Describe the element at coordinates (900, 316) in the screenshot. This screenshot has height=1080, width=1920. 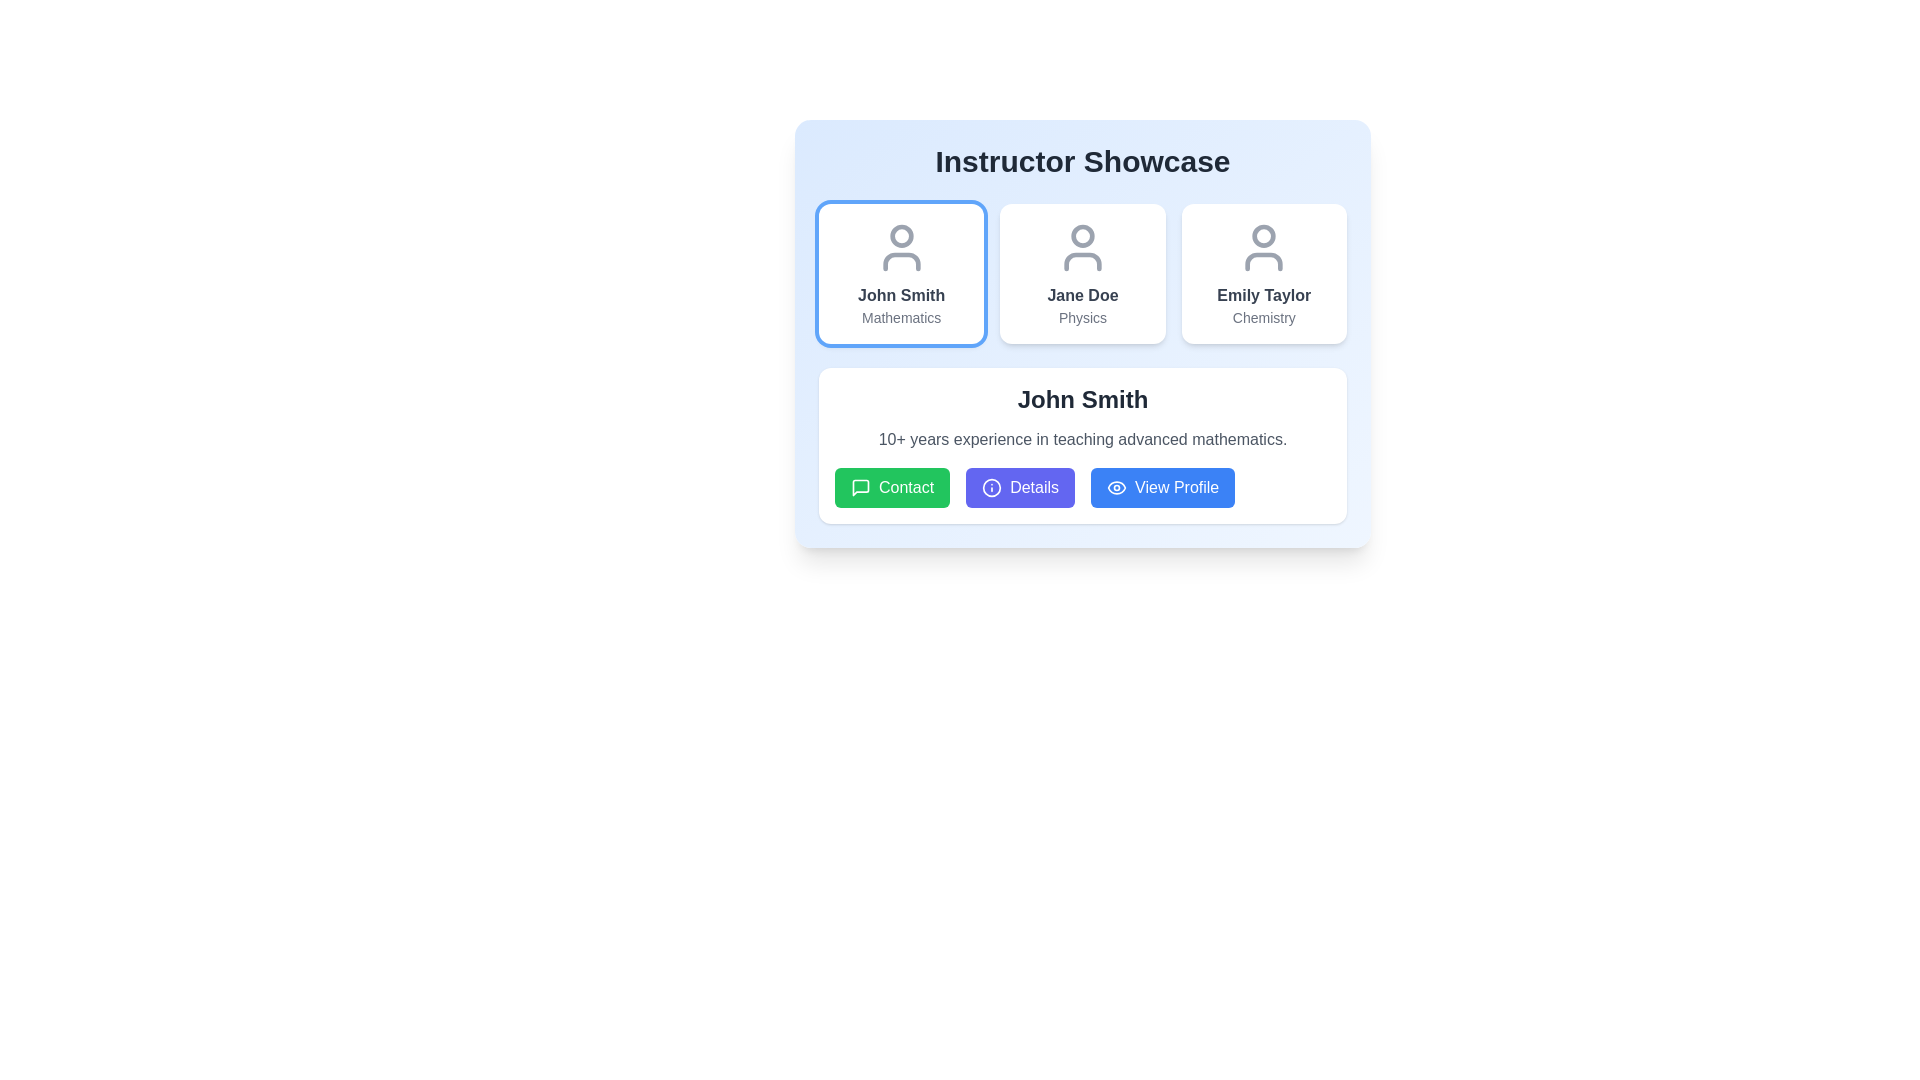
I see `the text label that describes the expertise of 'John Smith', located directly below his name in the first card of a horizontal group of three cards` at that location.